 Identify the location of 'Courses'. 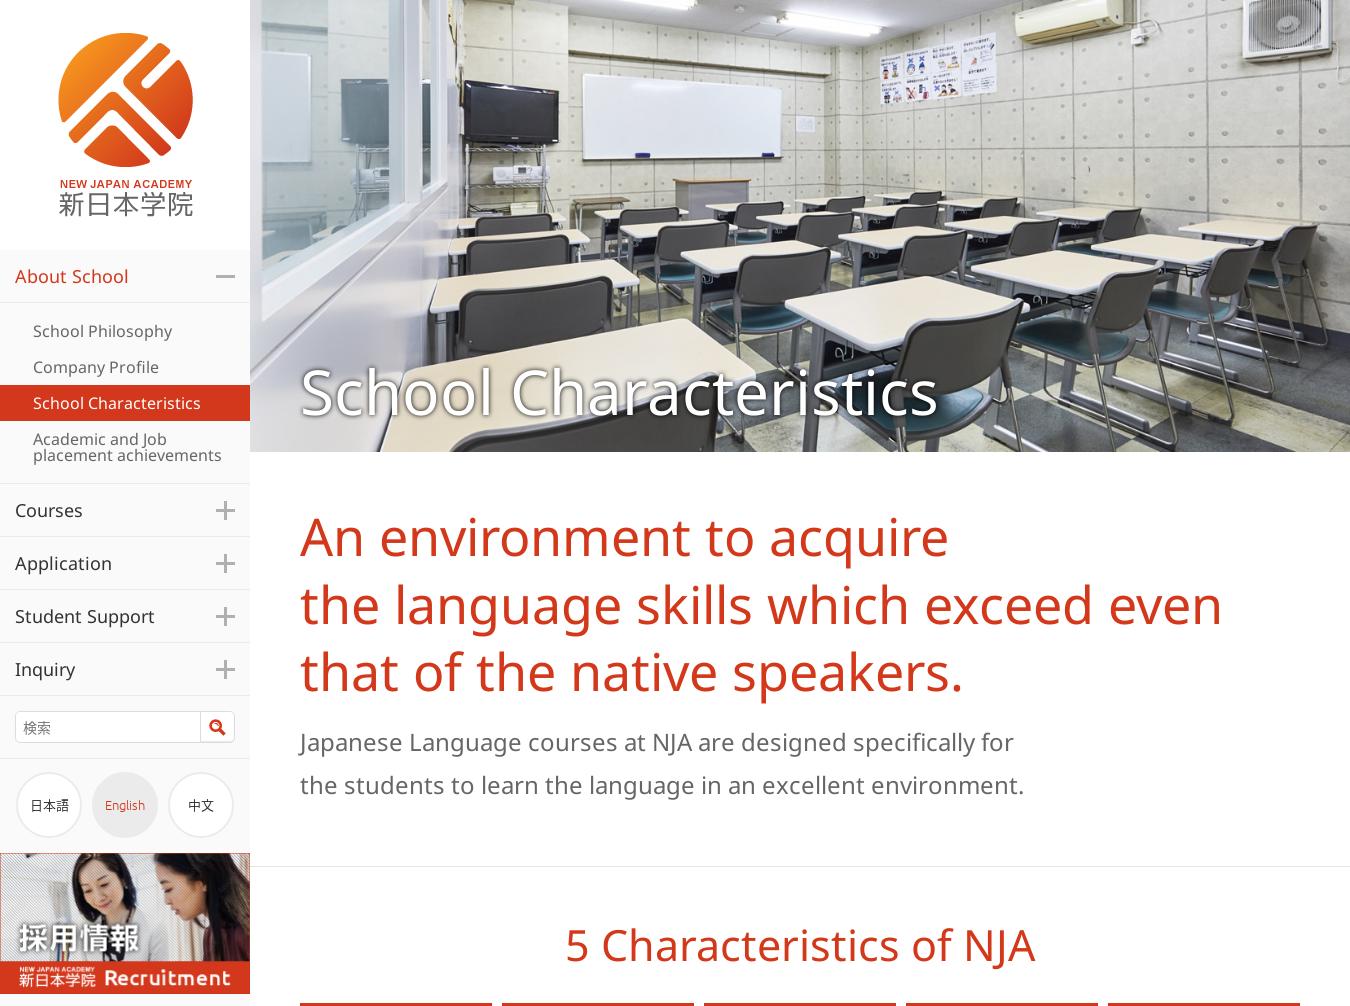
(13, 510).